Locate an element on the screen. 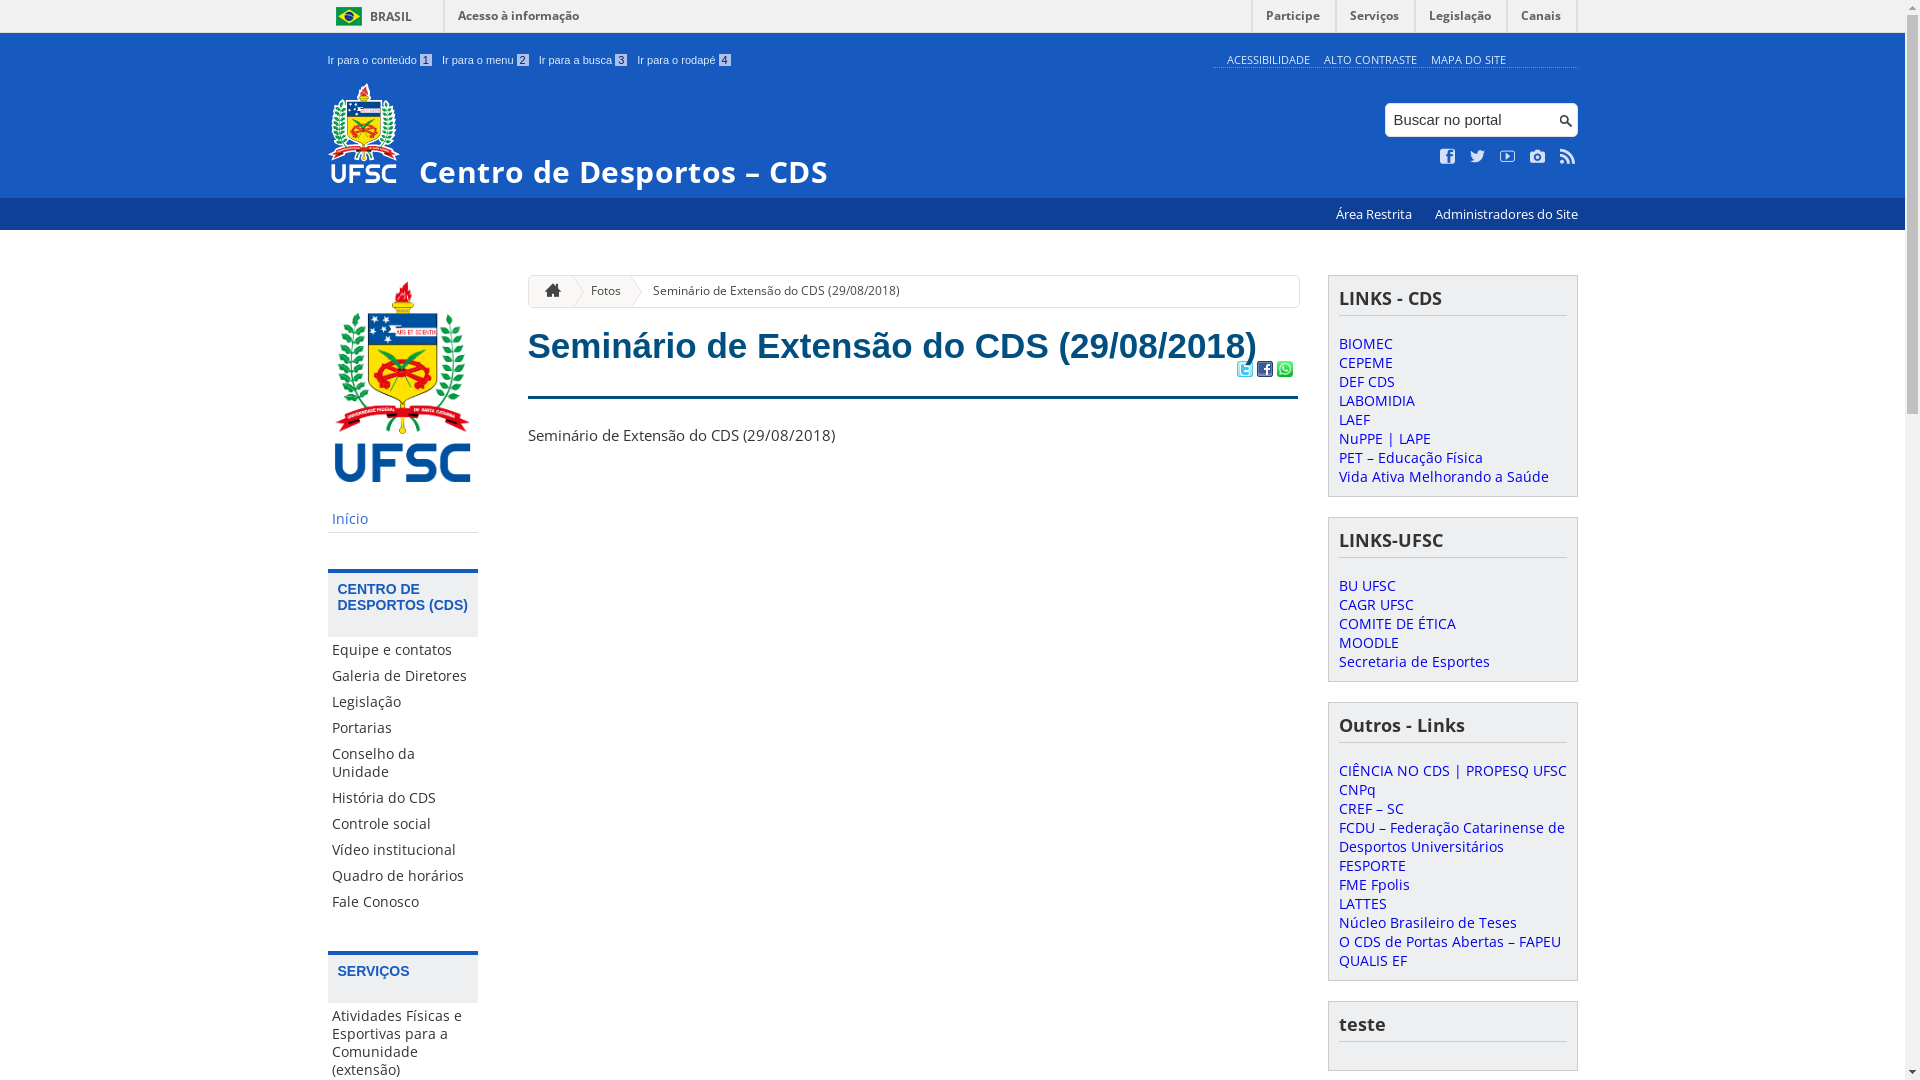 This screenshot has width=1920, height=1080. 'Secretaria de Esportes' is located at coordinates (1412, 661).